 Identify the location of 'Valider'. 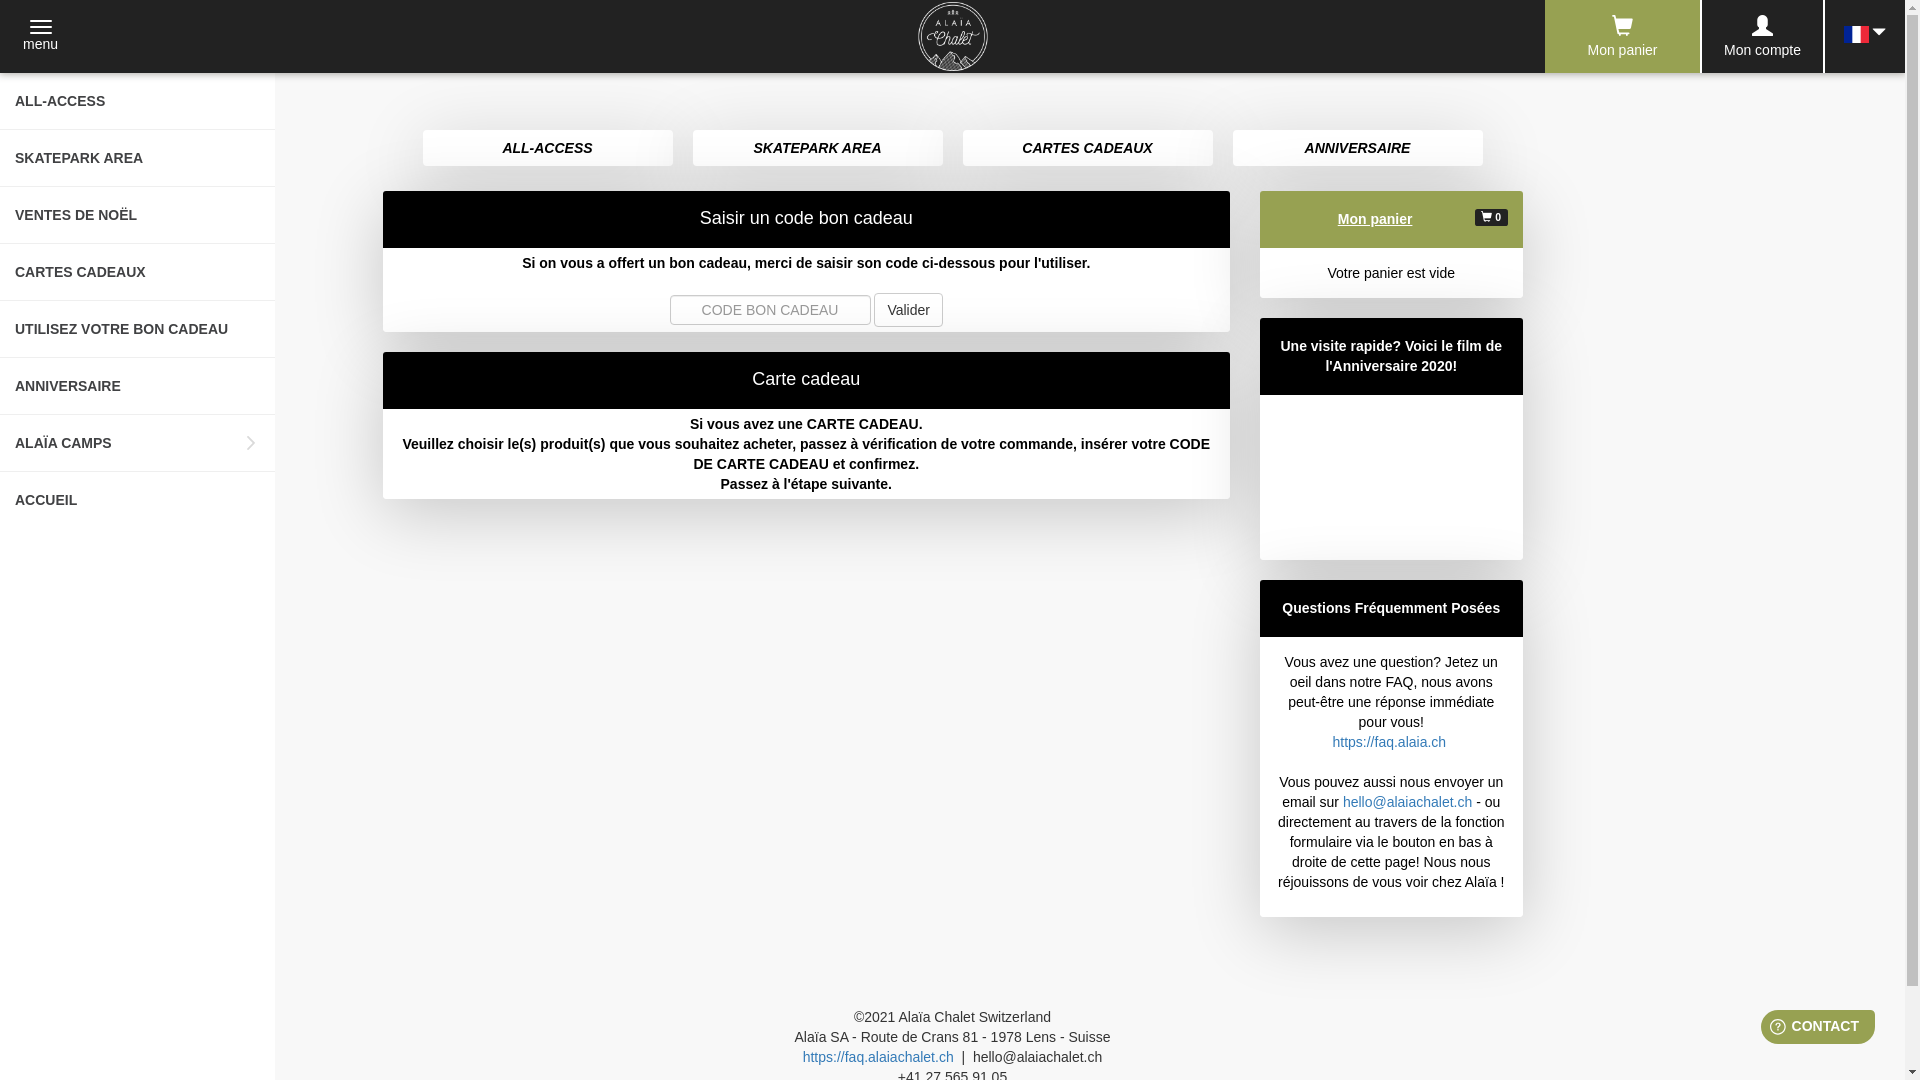
(907, 309).